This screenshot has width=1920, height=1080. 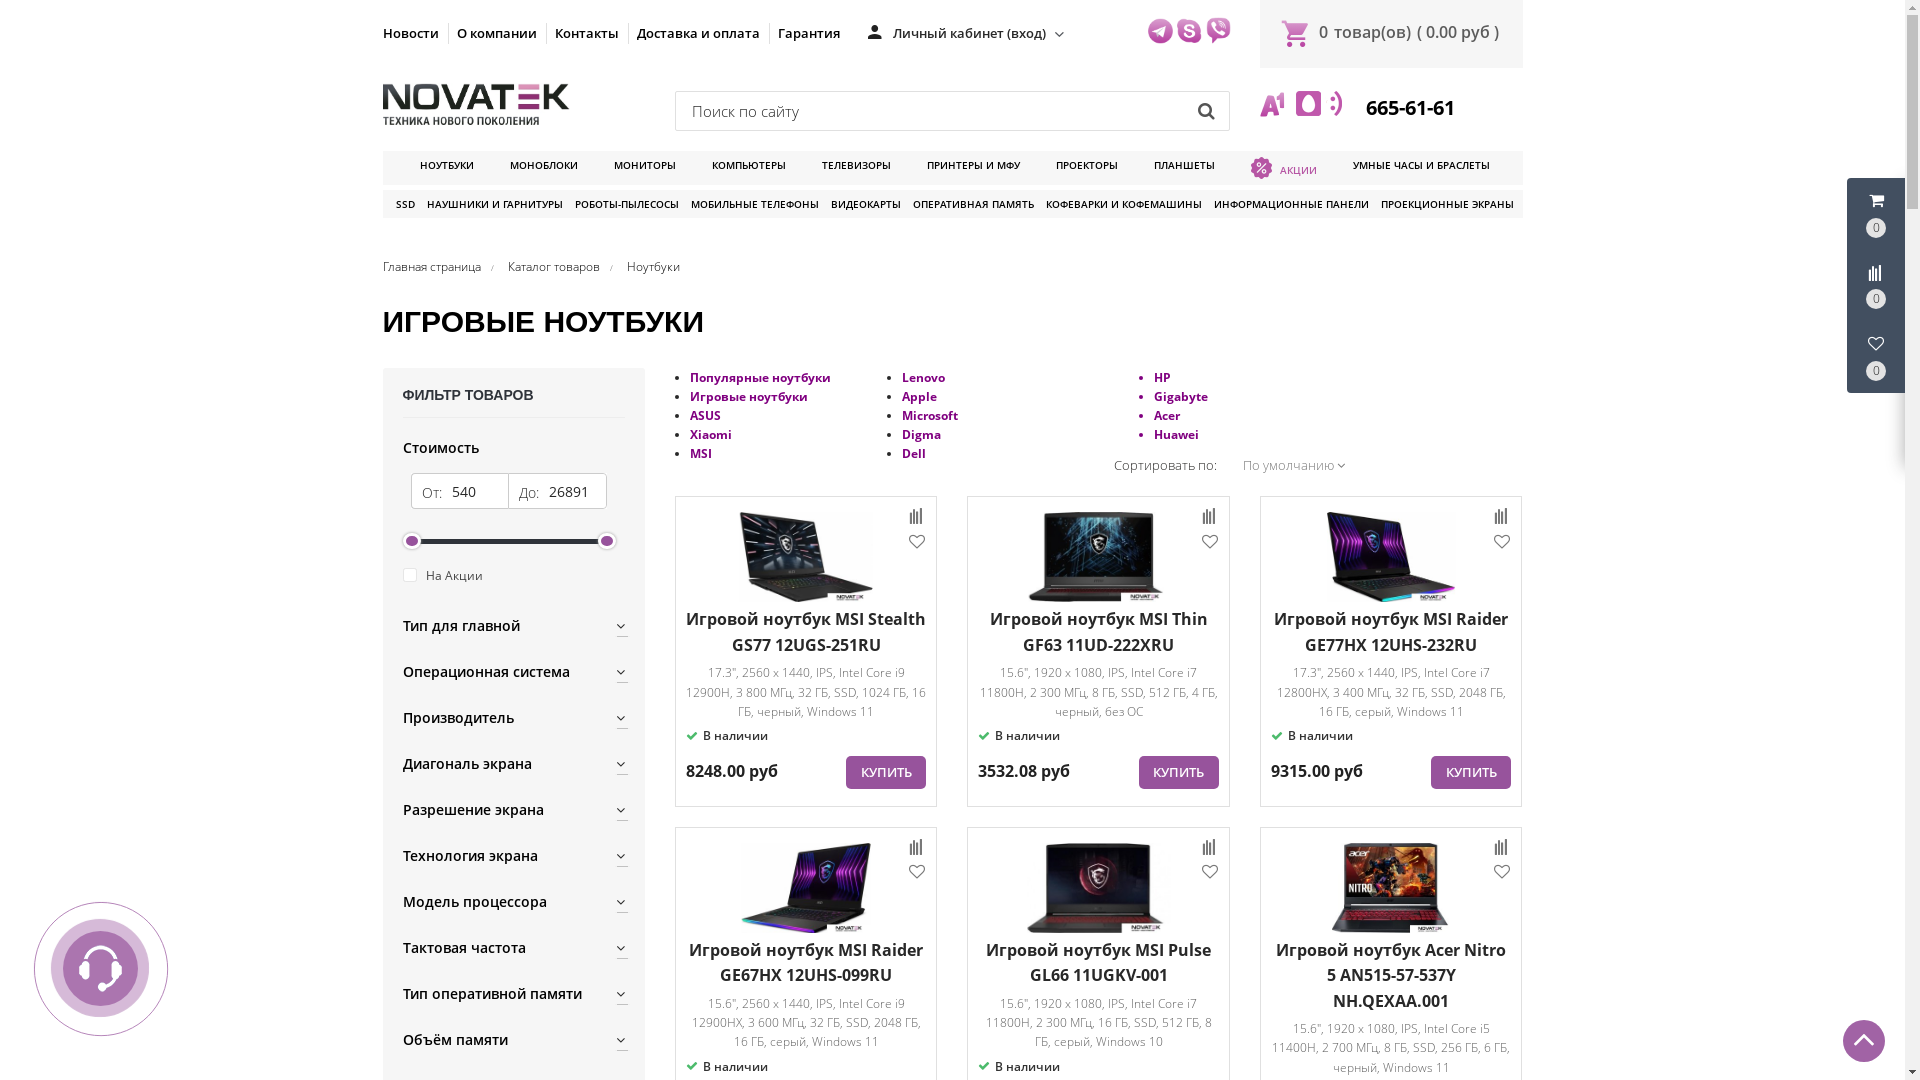 What do you see at coordinates (929, 414) in the screenshot?
I see `'Microsoft'` at bounding box center [929, 414].